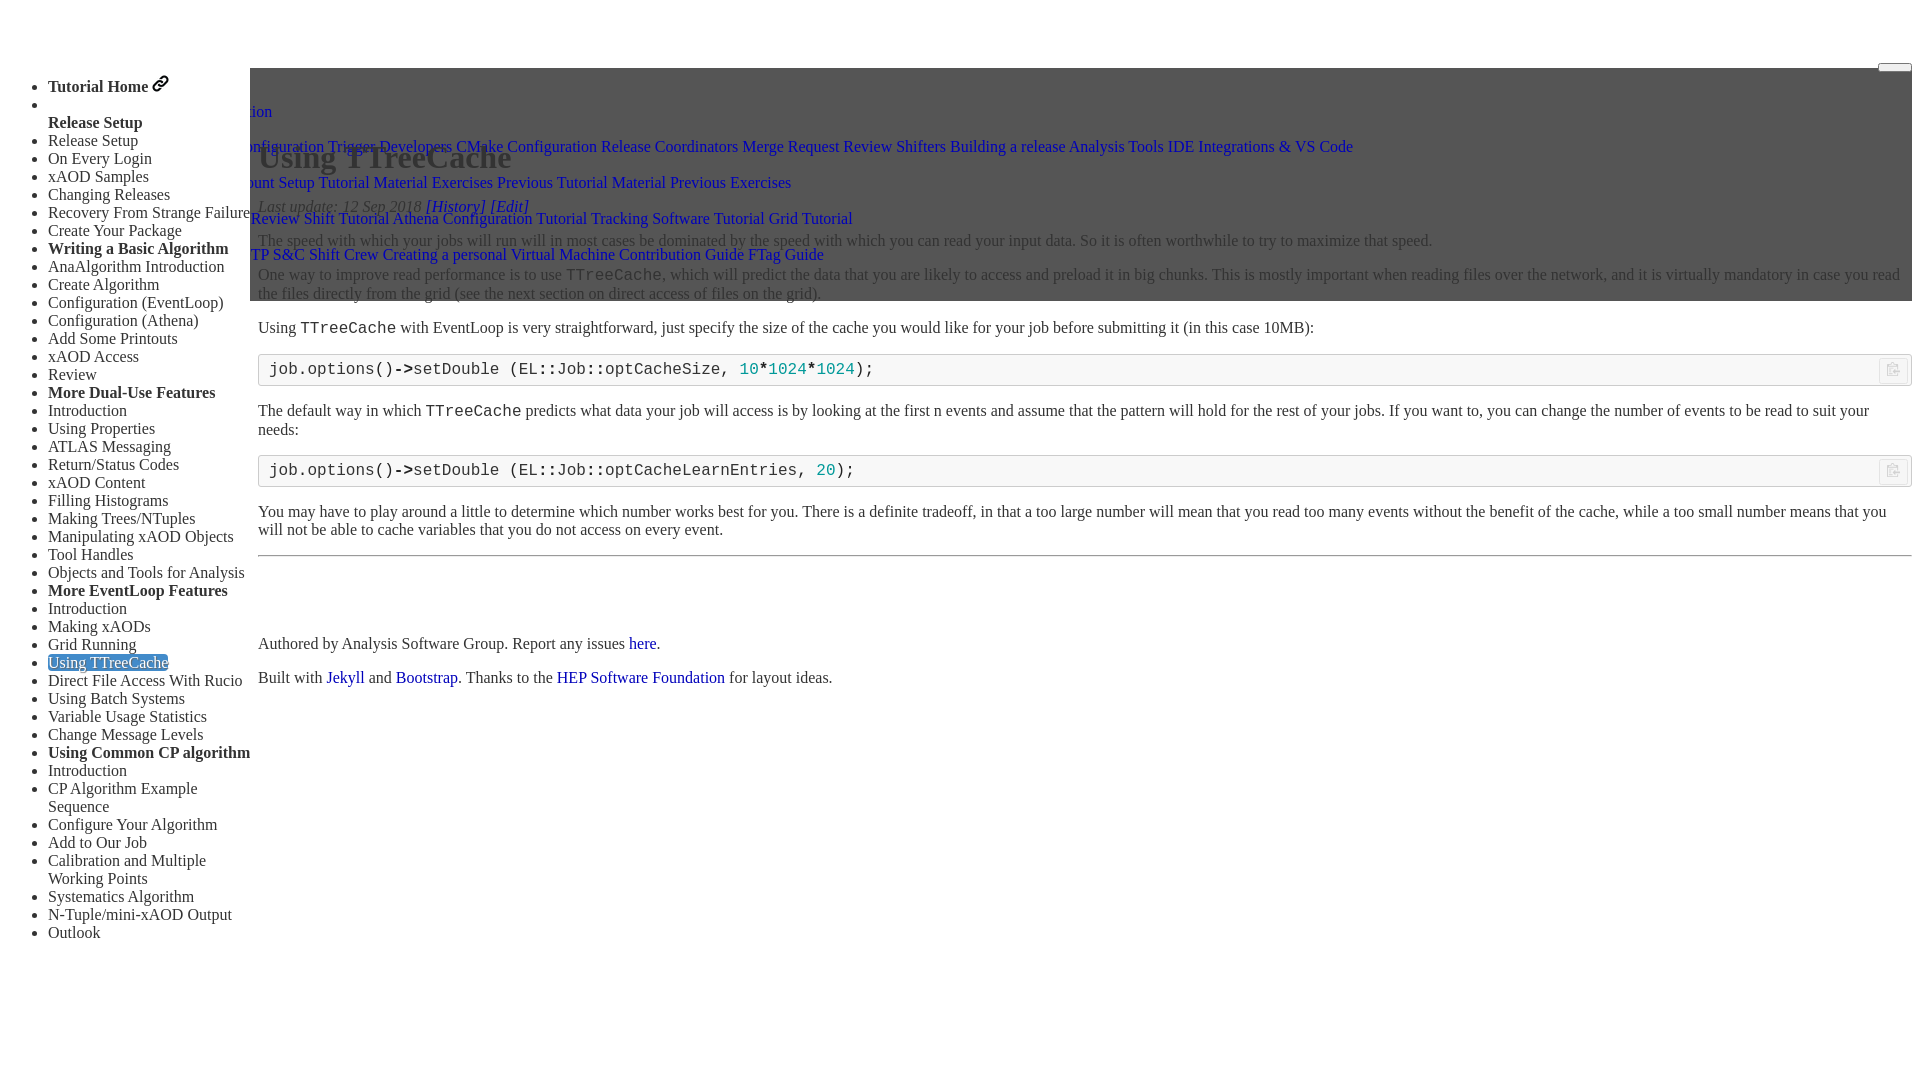  What do you see at coordinates (741, 145) in the screenshot?
I see `'Merge Request Review Shifters'` at bounding box center [741, 145].